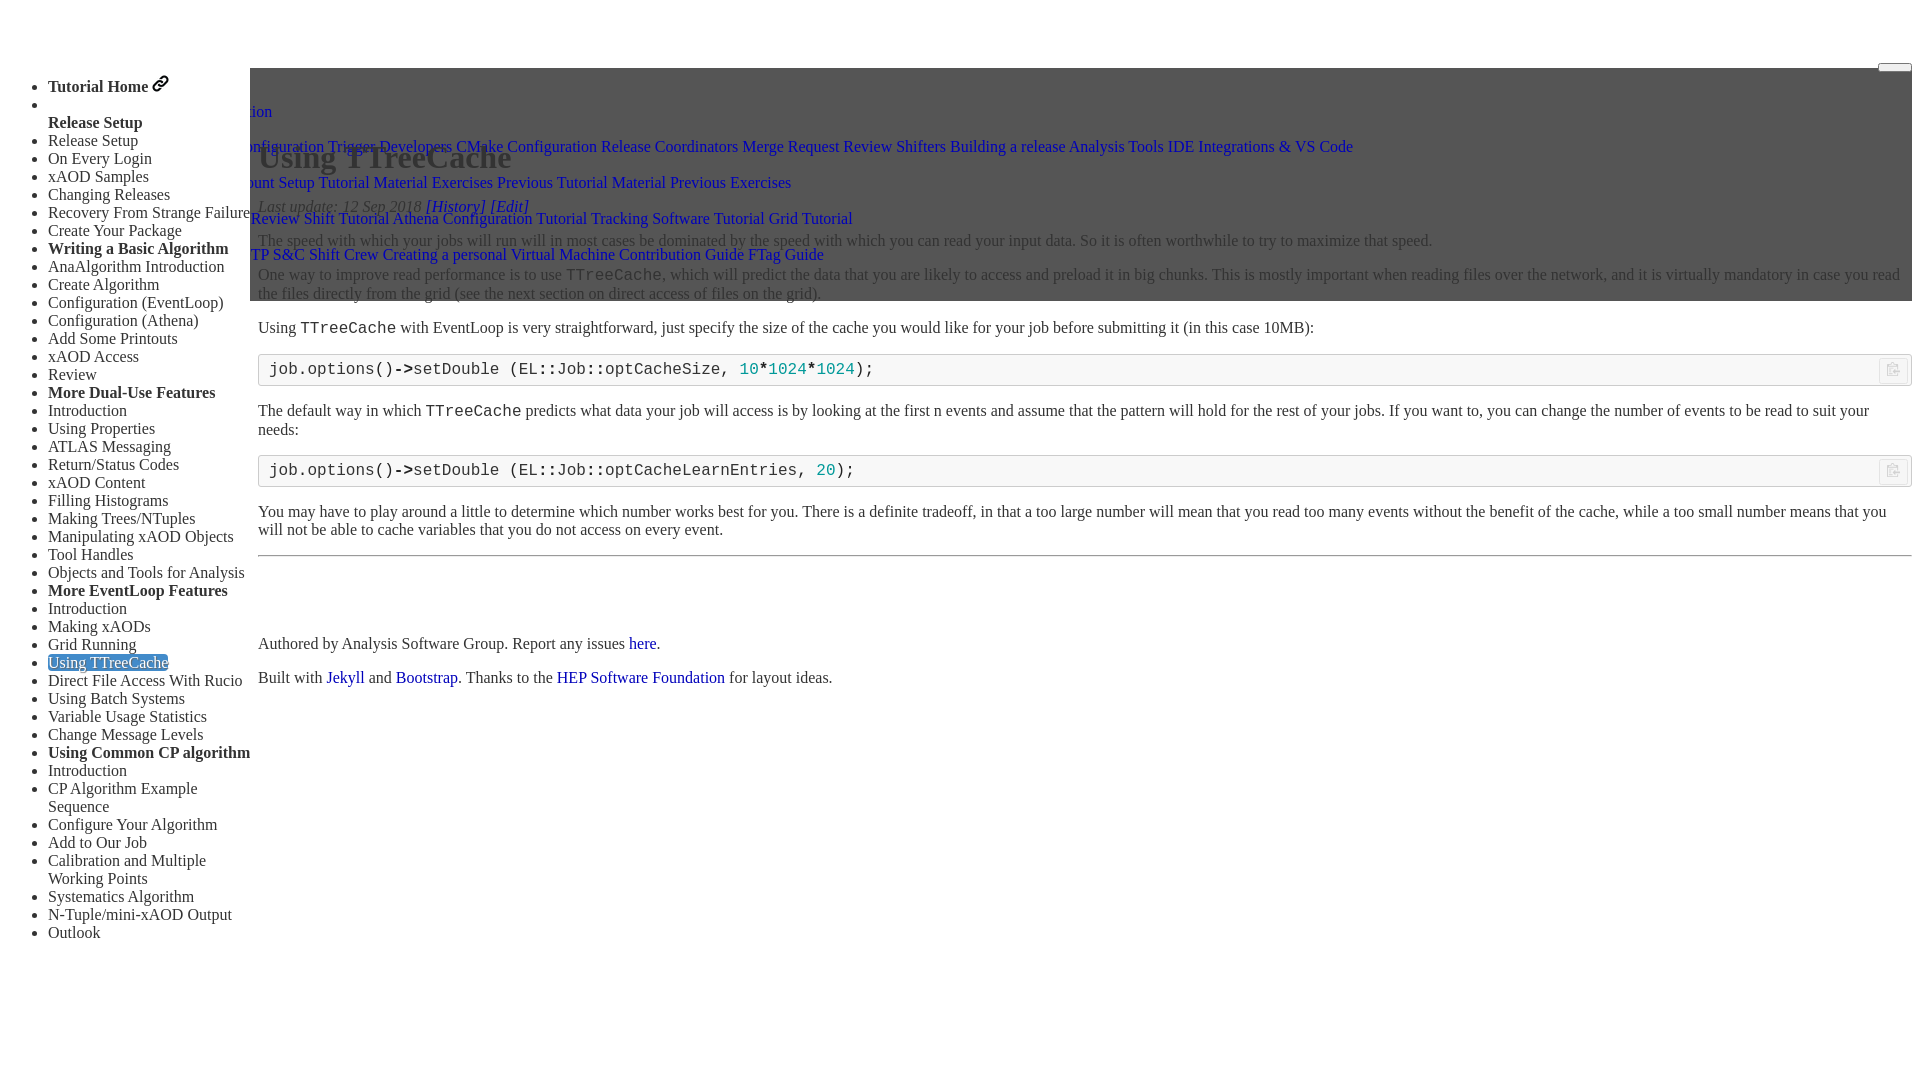  What do you see at coordinates (741, 145) in the screenshot?
I see `'Merge Request Review Shifters'` at bounding box center [741, 145].